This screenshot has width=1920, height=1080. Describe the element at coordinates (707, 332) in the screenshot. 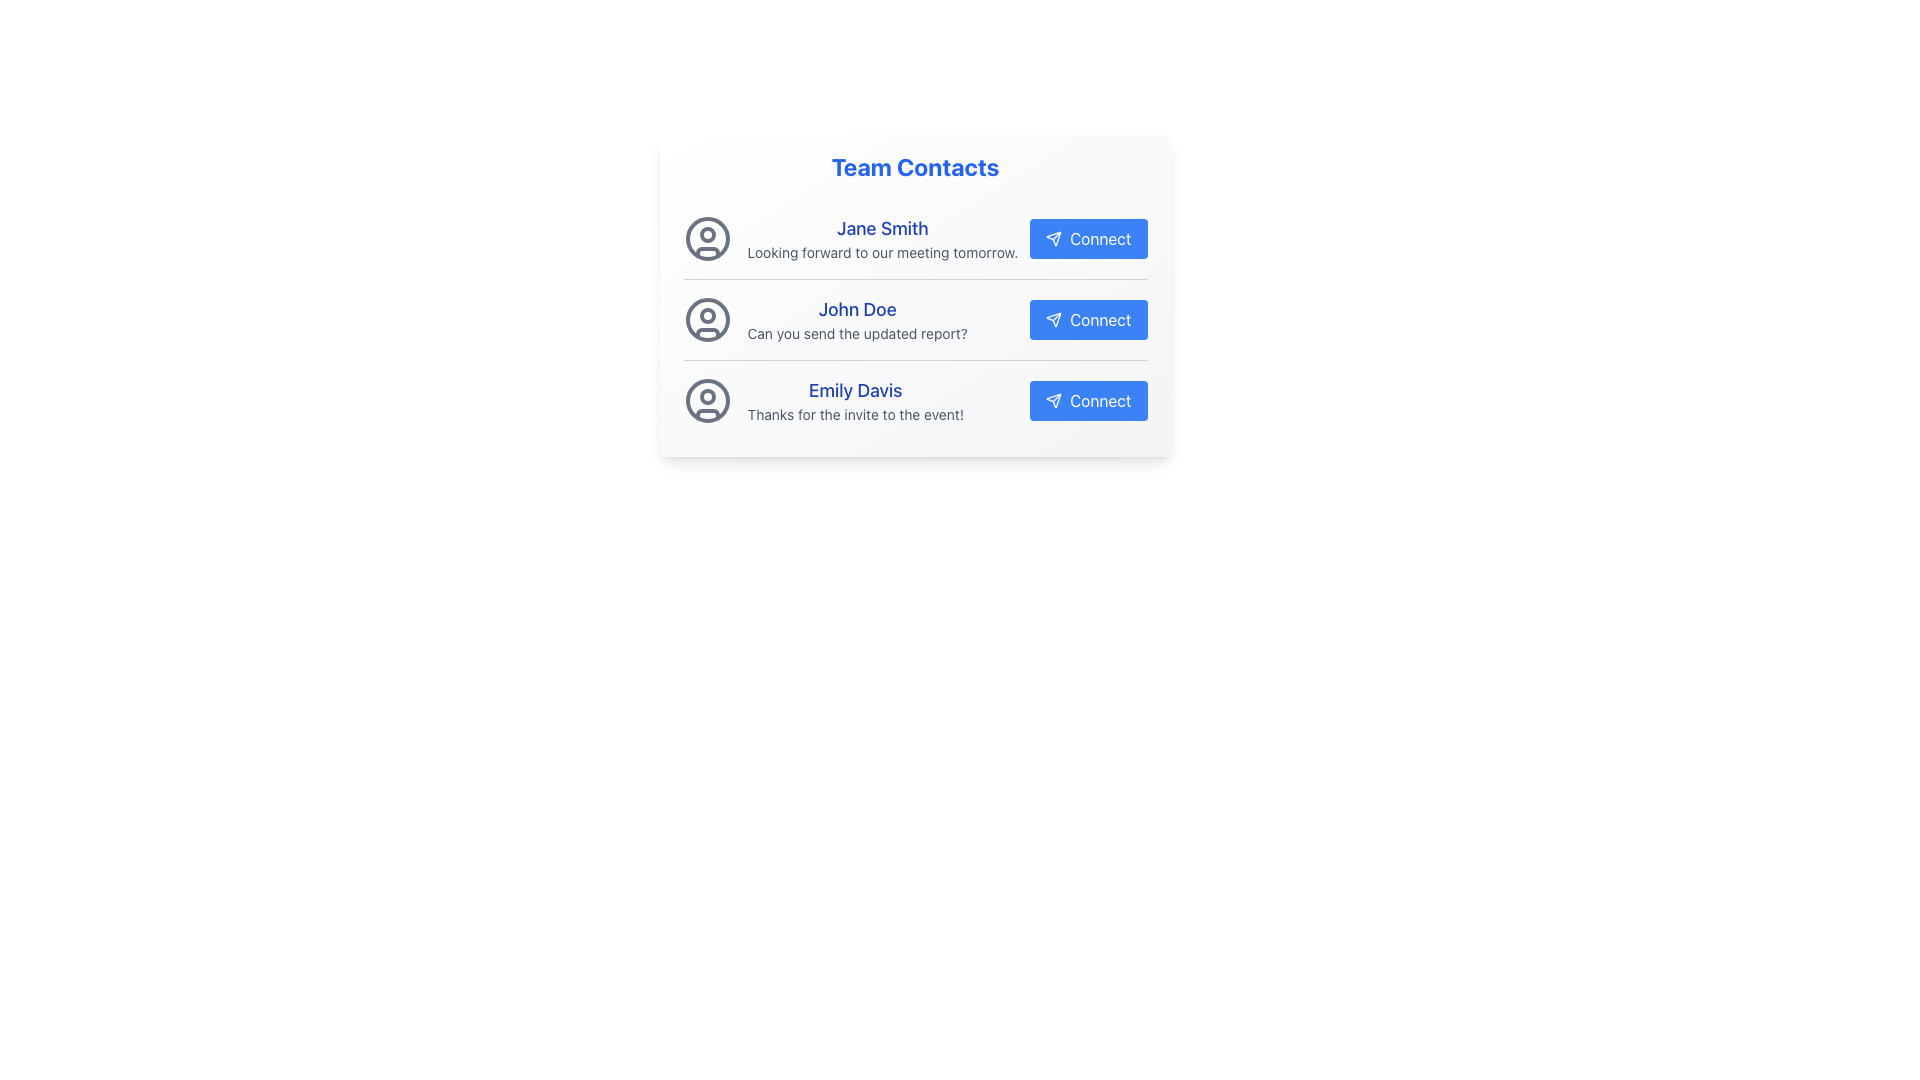

I see `the body component of the user profile icon located in the lower half of the second user icon for 'John Doe'` at that location.